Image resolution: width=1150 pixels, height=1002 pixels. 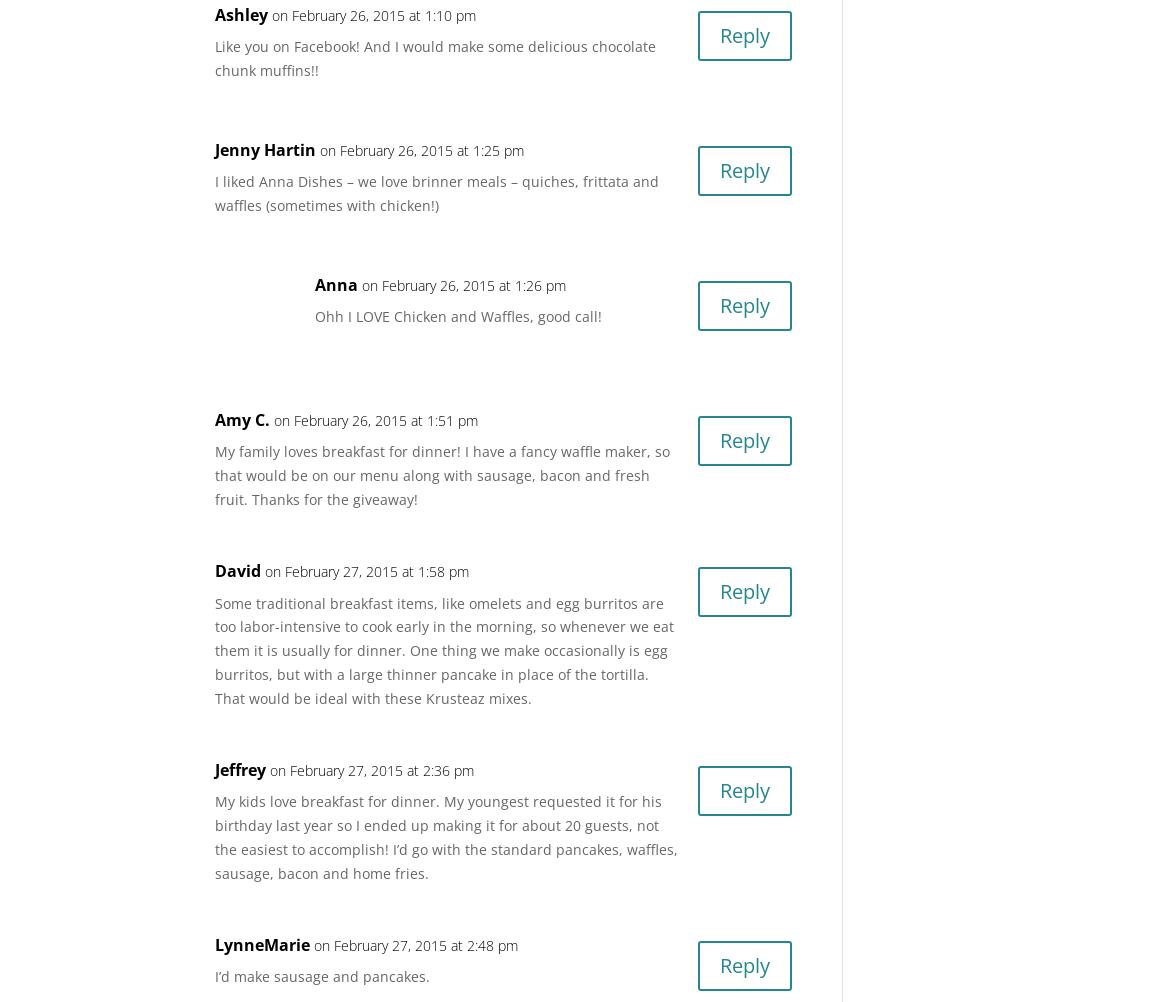 I want to click on 'Like you on Facebook! And I would make some delicious chocolate chunk muffins!!', so click(x=214, y=58).